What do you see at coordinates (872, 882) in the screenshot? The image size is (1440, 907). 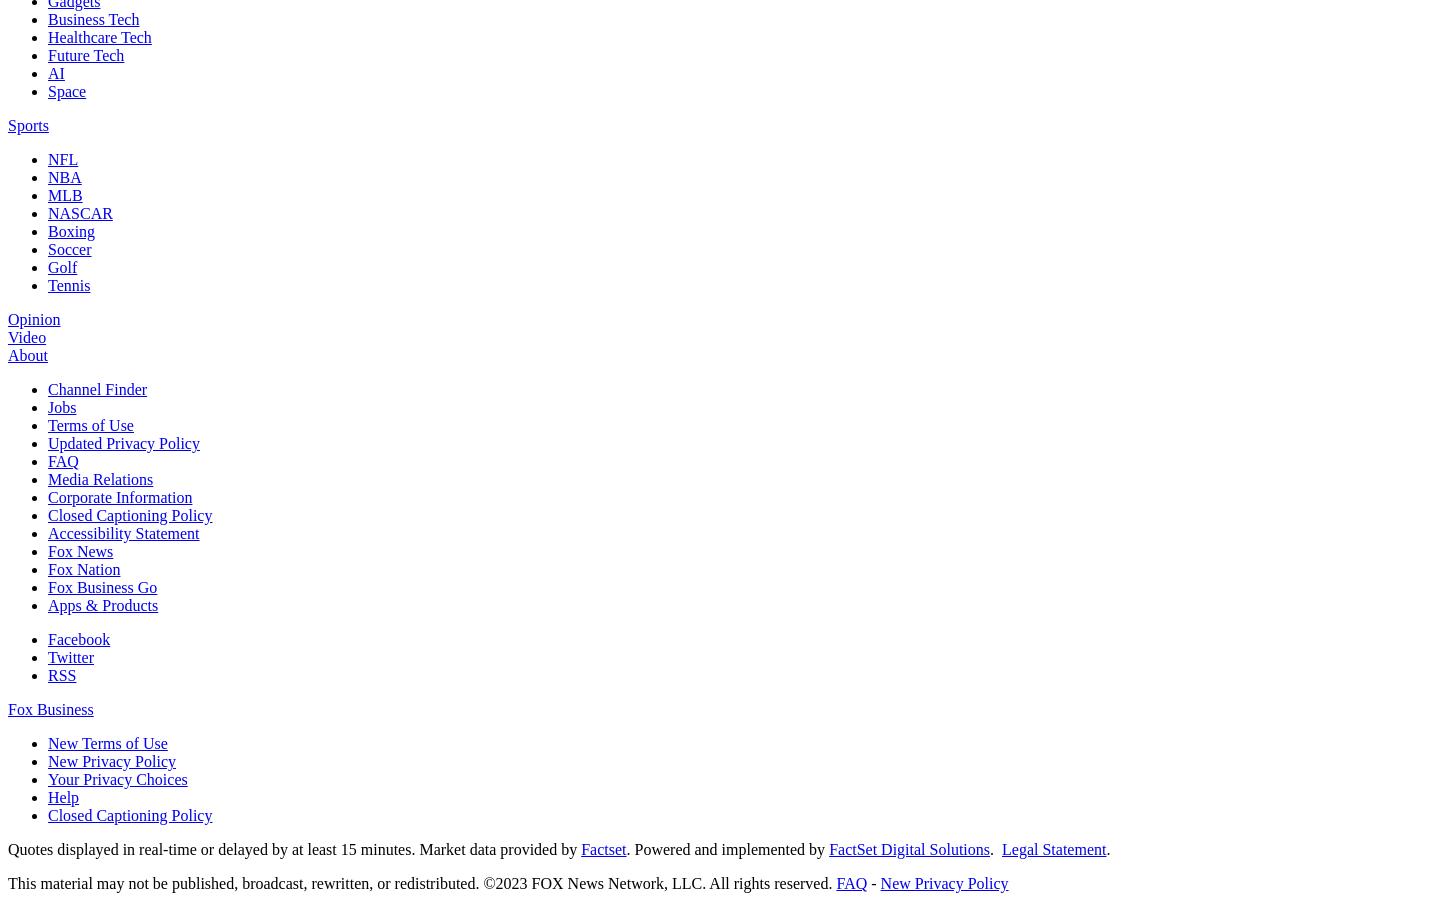 I see `'-'` at bounding box center [872, 882].